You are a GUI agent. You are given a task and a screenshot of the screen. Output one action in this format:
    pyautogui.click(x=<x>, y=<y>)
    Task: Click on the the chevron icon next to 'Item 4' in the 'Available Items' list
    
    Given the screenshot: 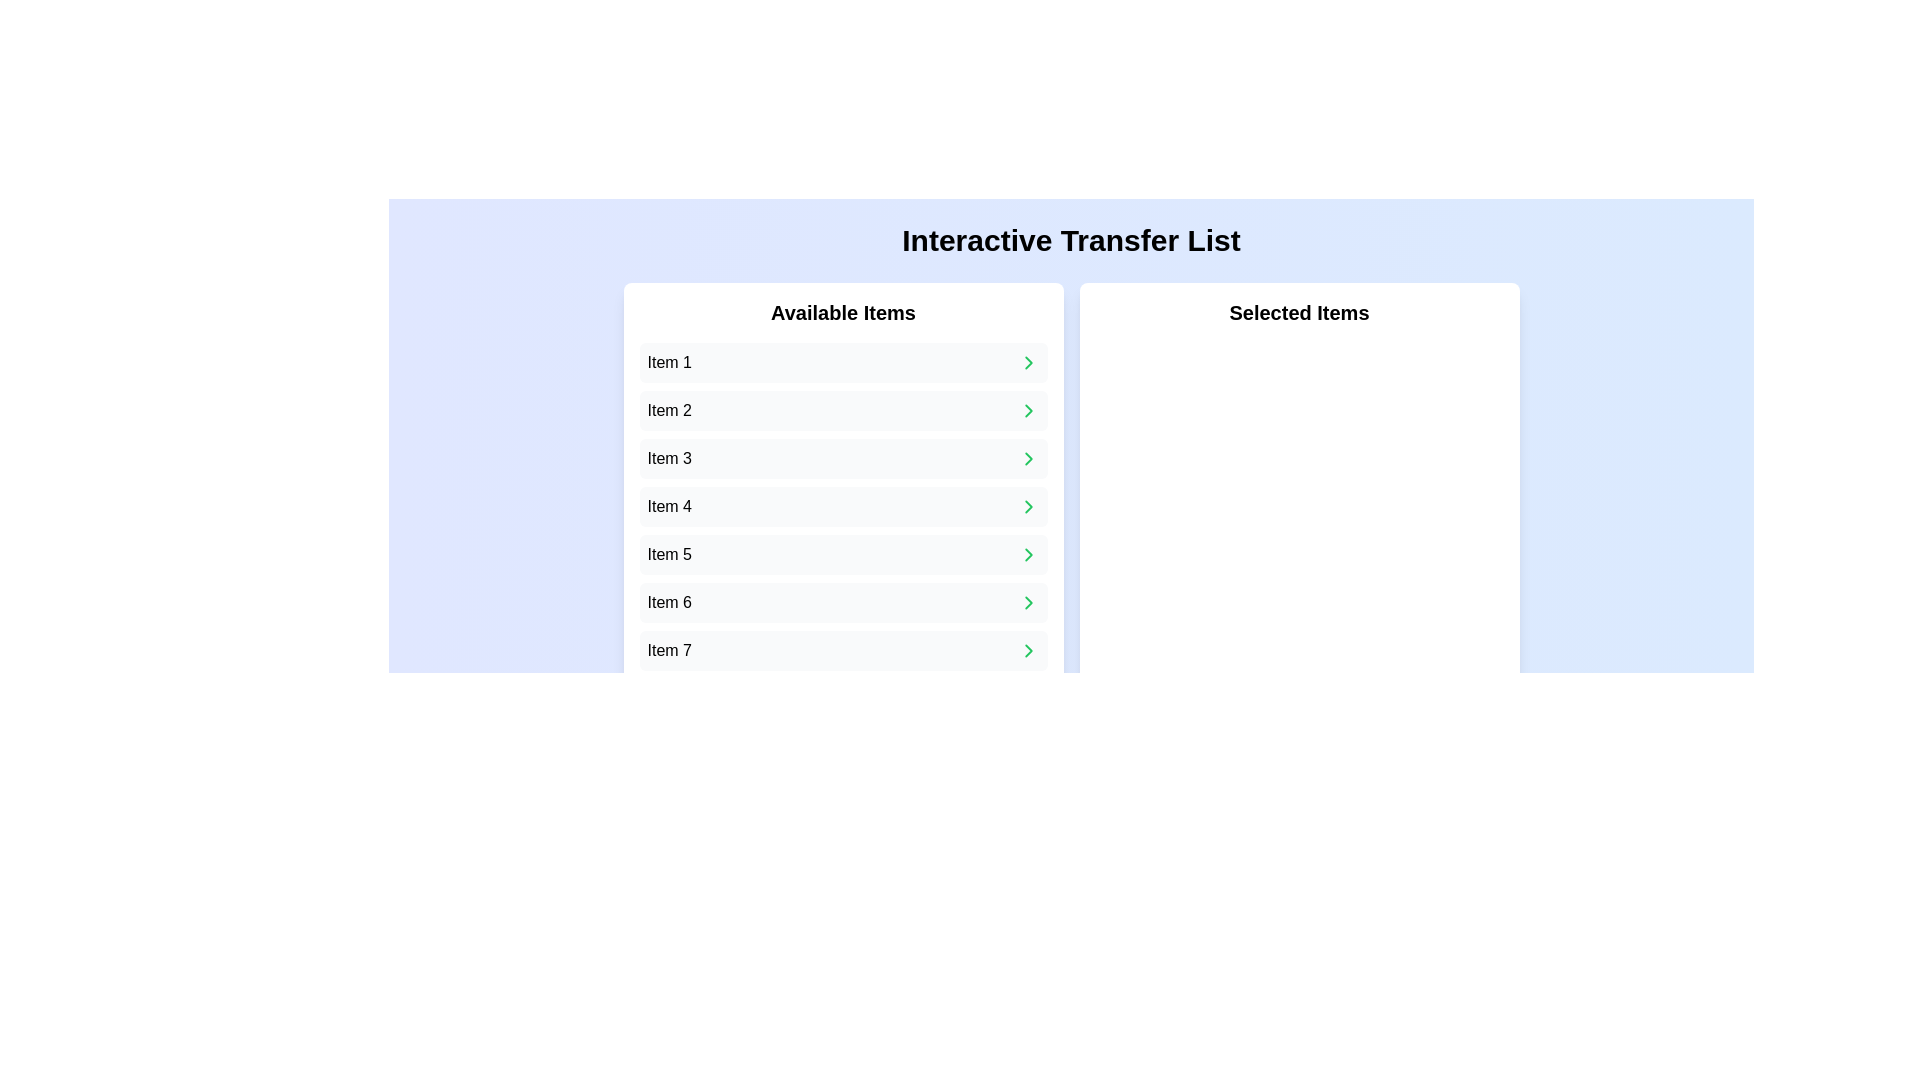 What is the action you would take?
    pyautogui.click(x=1028, y=505)
    